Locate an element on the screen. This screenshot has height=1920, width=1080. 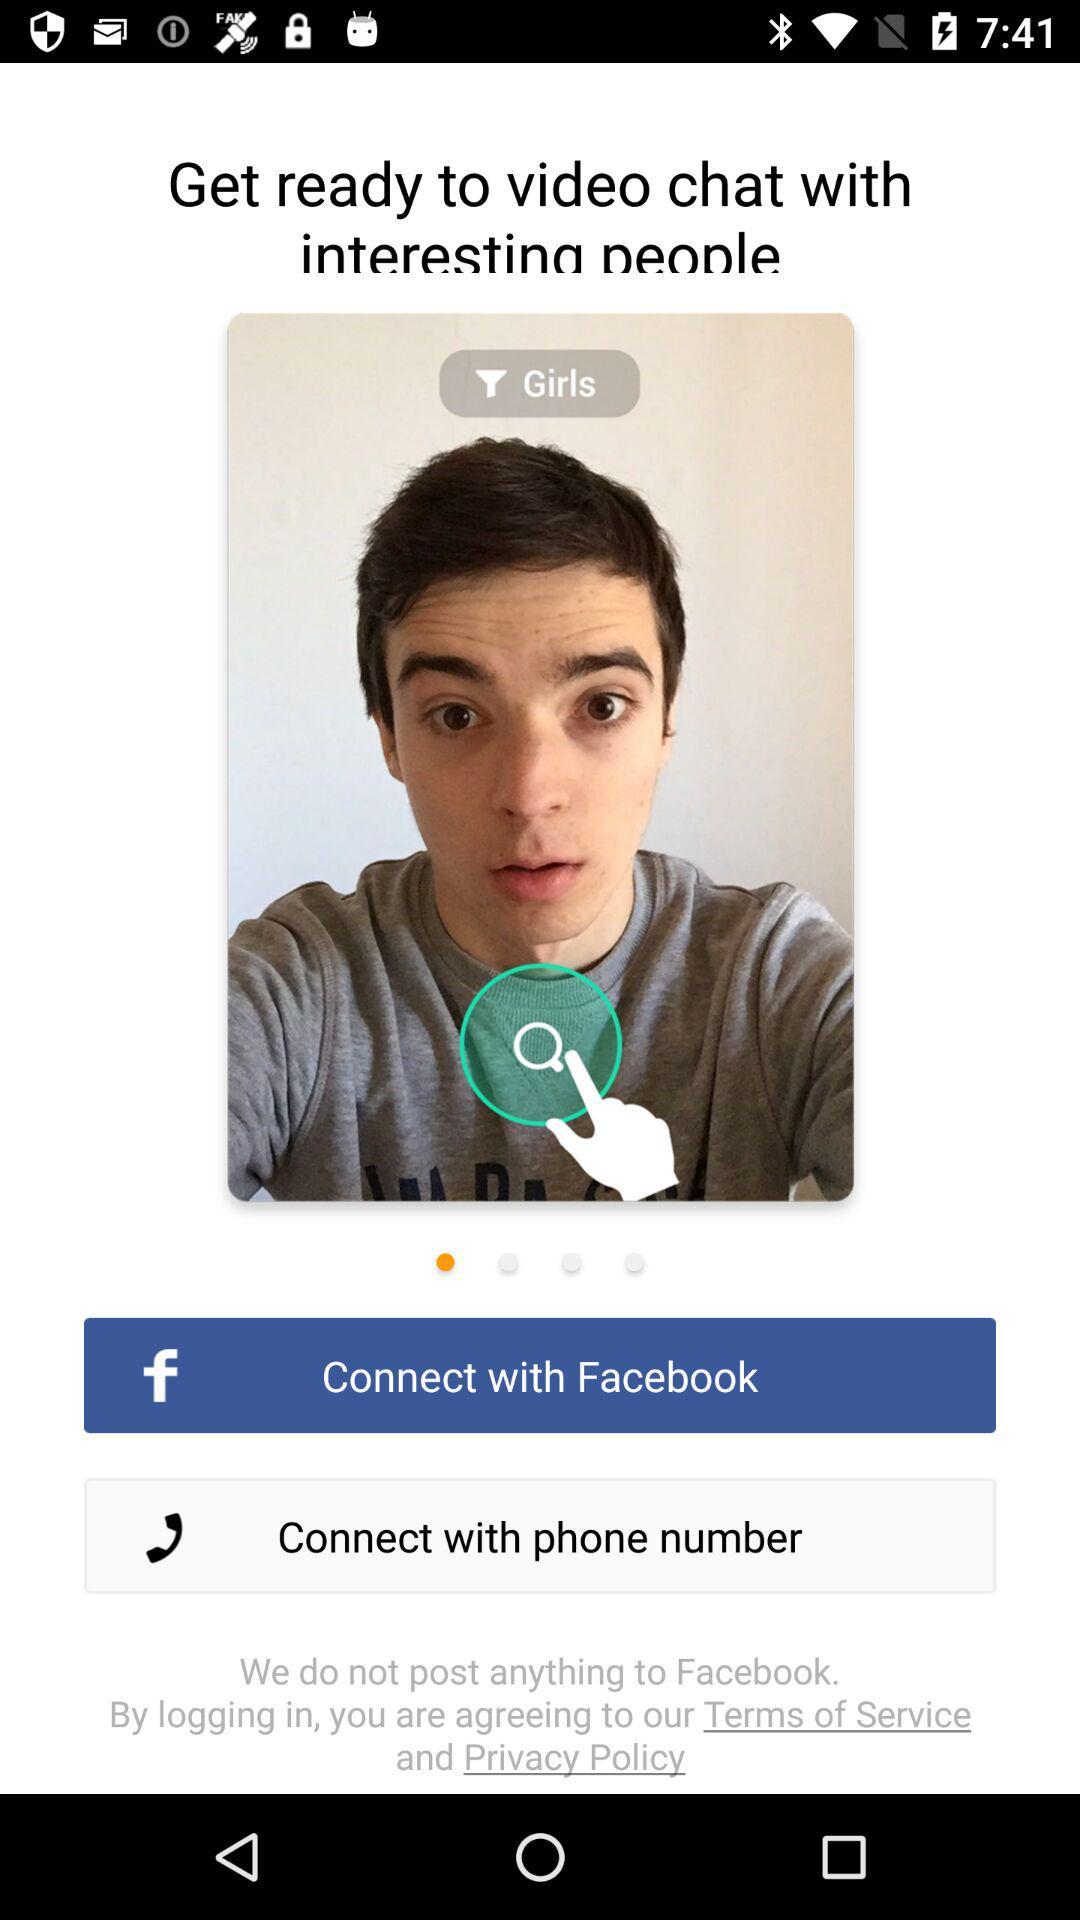
third icon from the left under picture is located at coordinates (571, 1261).